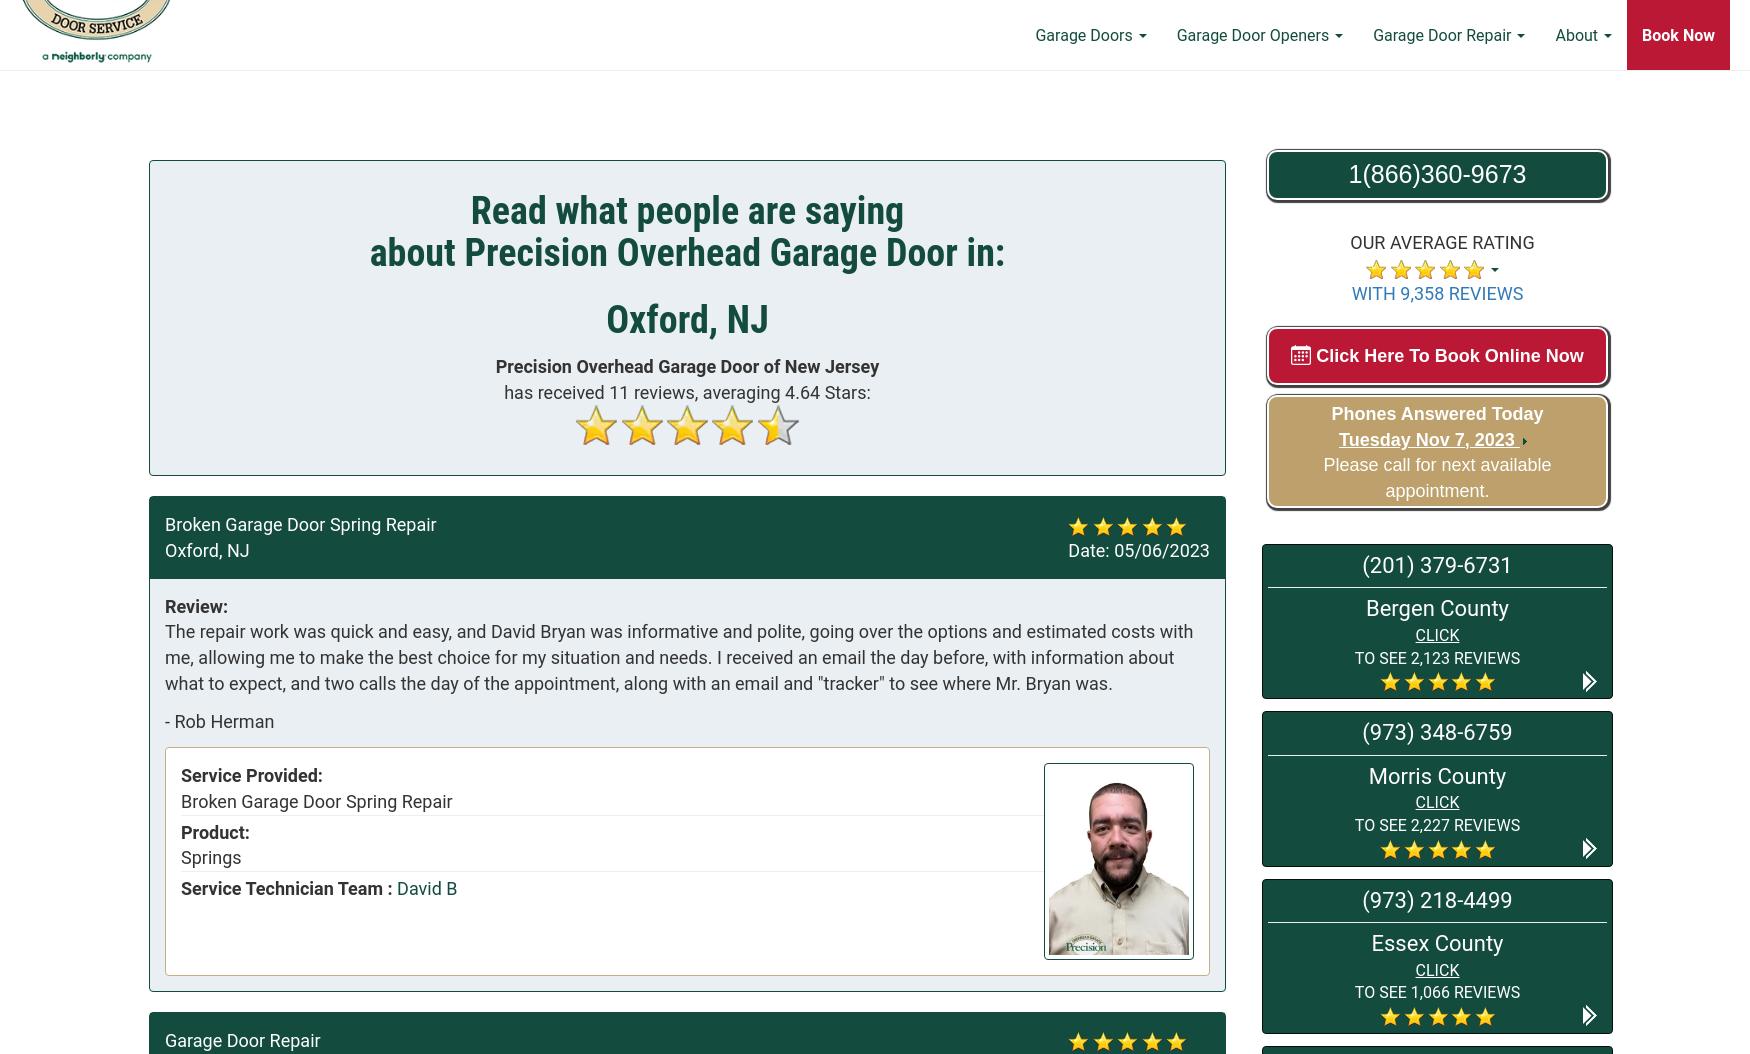 The width and height of the screenshot is (1750, 1054). What do you see at coordinates (1362, 565) in the screenshot?
I see `'(201) 379-6731'` at bounding box center [1362, 565].